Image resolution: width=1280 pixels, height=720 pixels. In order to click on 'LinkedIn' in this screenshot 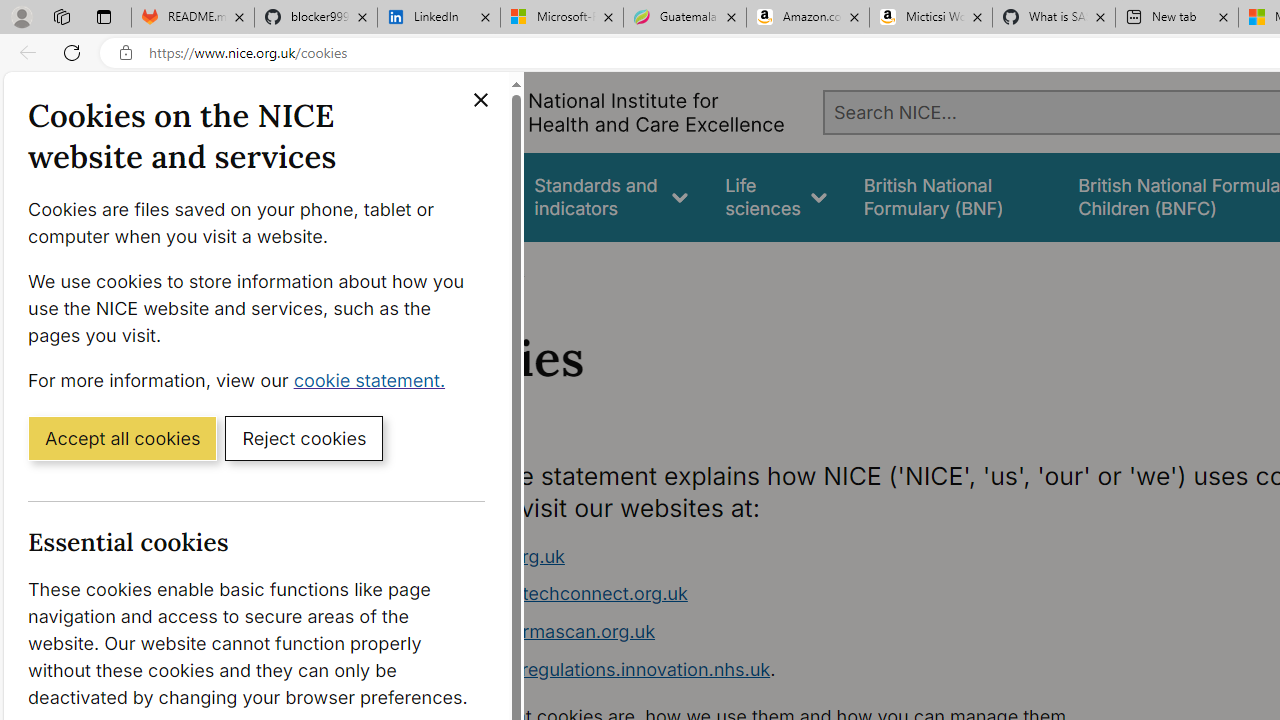, I will do `click(438, 17)`.